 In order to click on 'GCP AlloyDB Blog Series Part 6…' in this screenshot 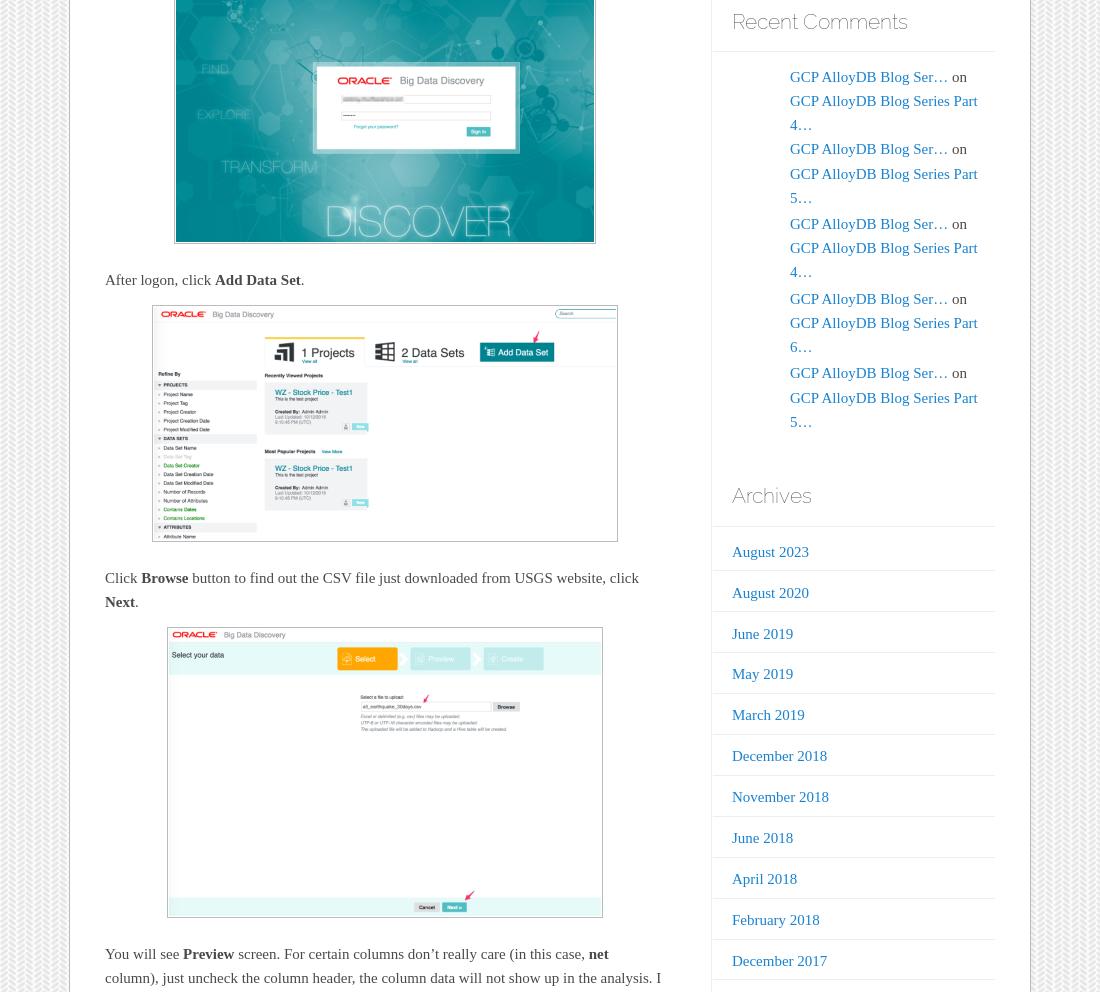, I will do `click(881, 333)`.